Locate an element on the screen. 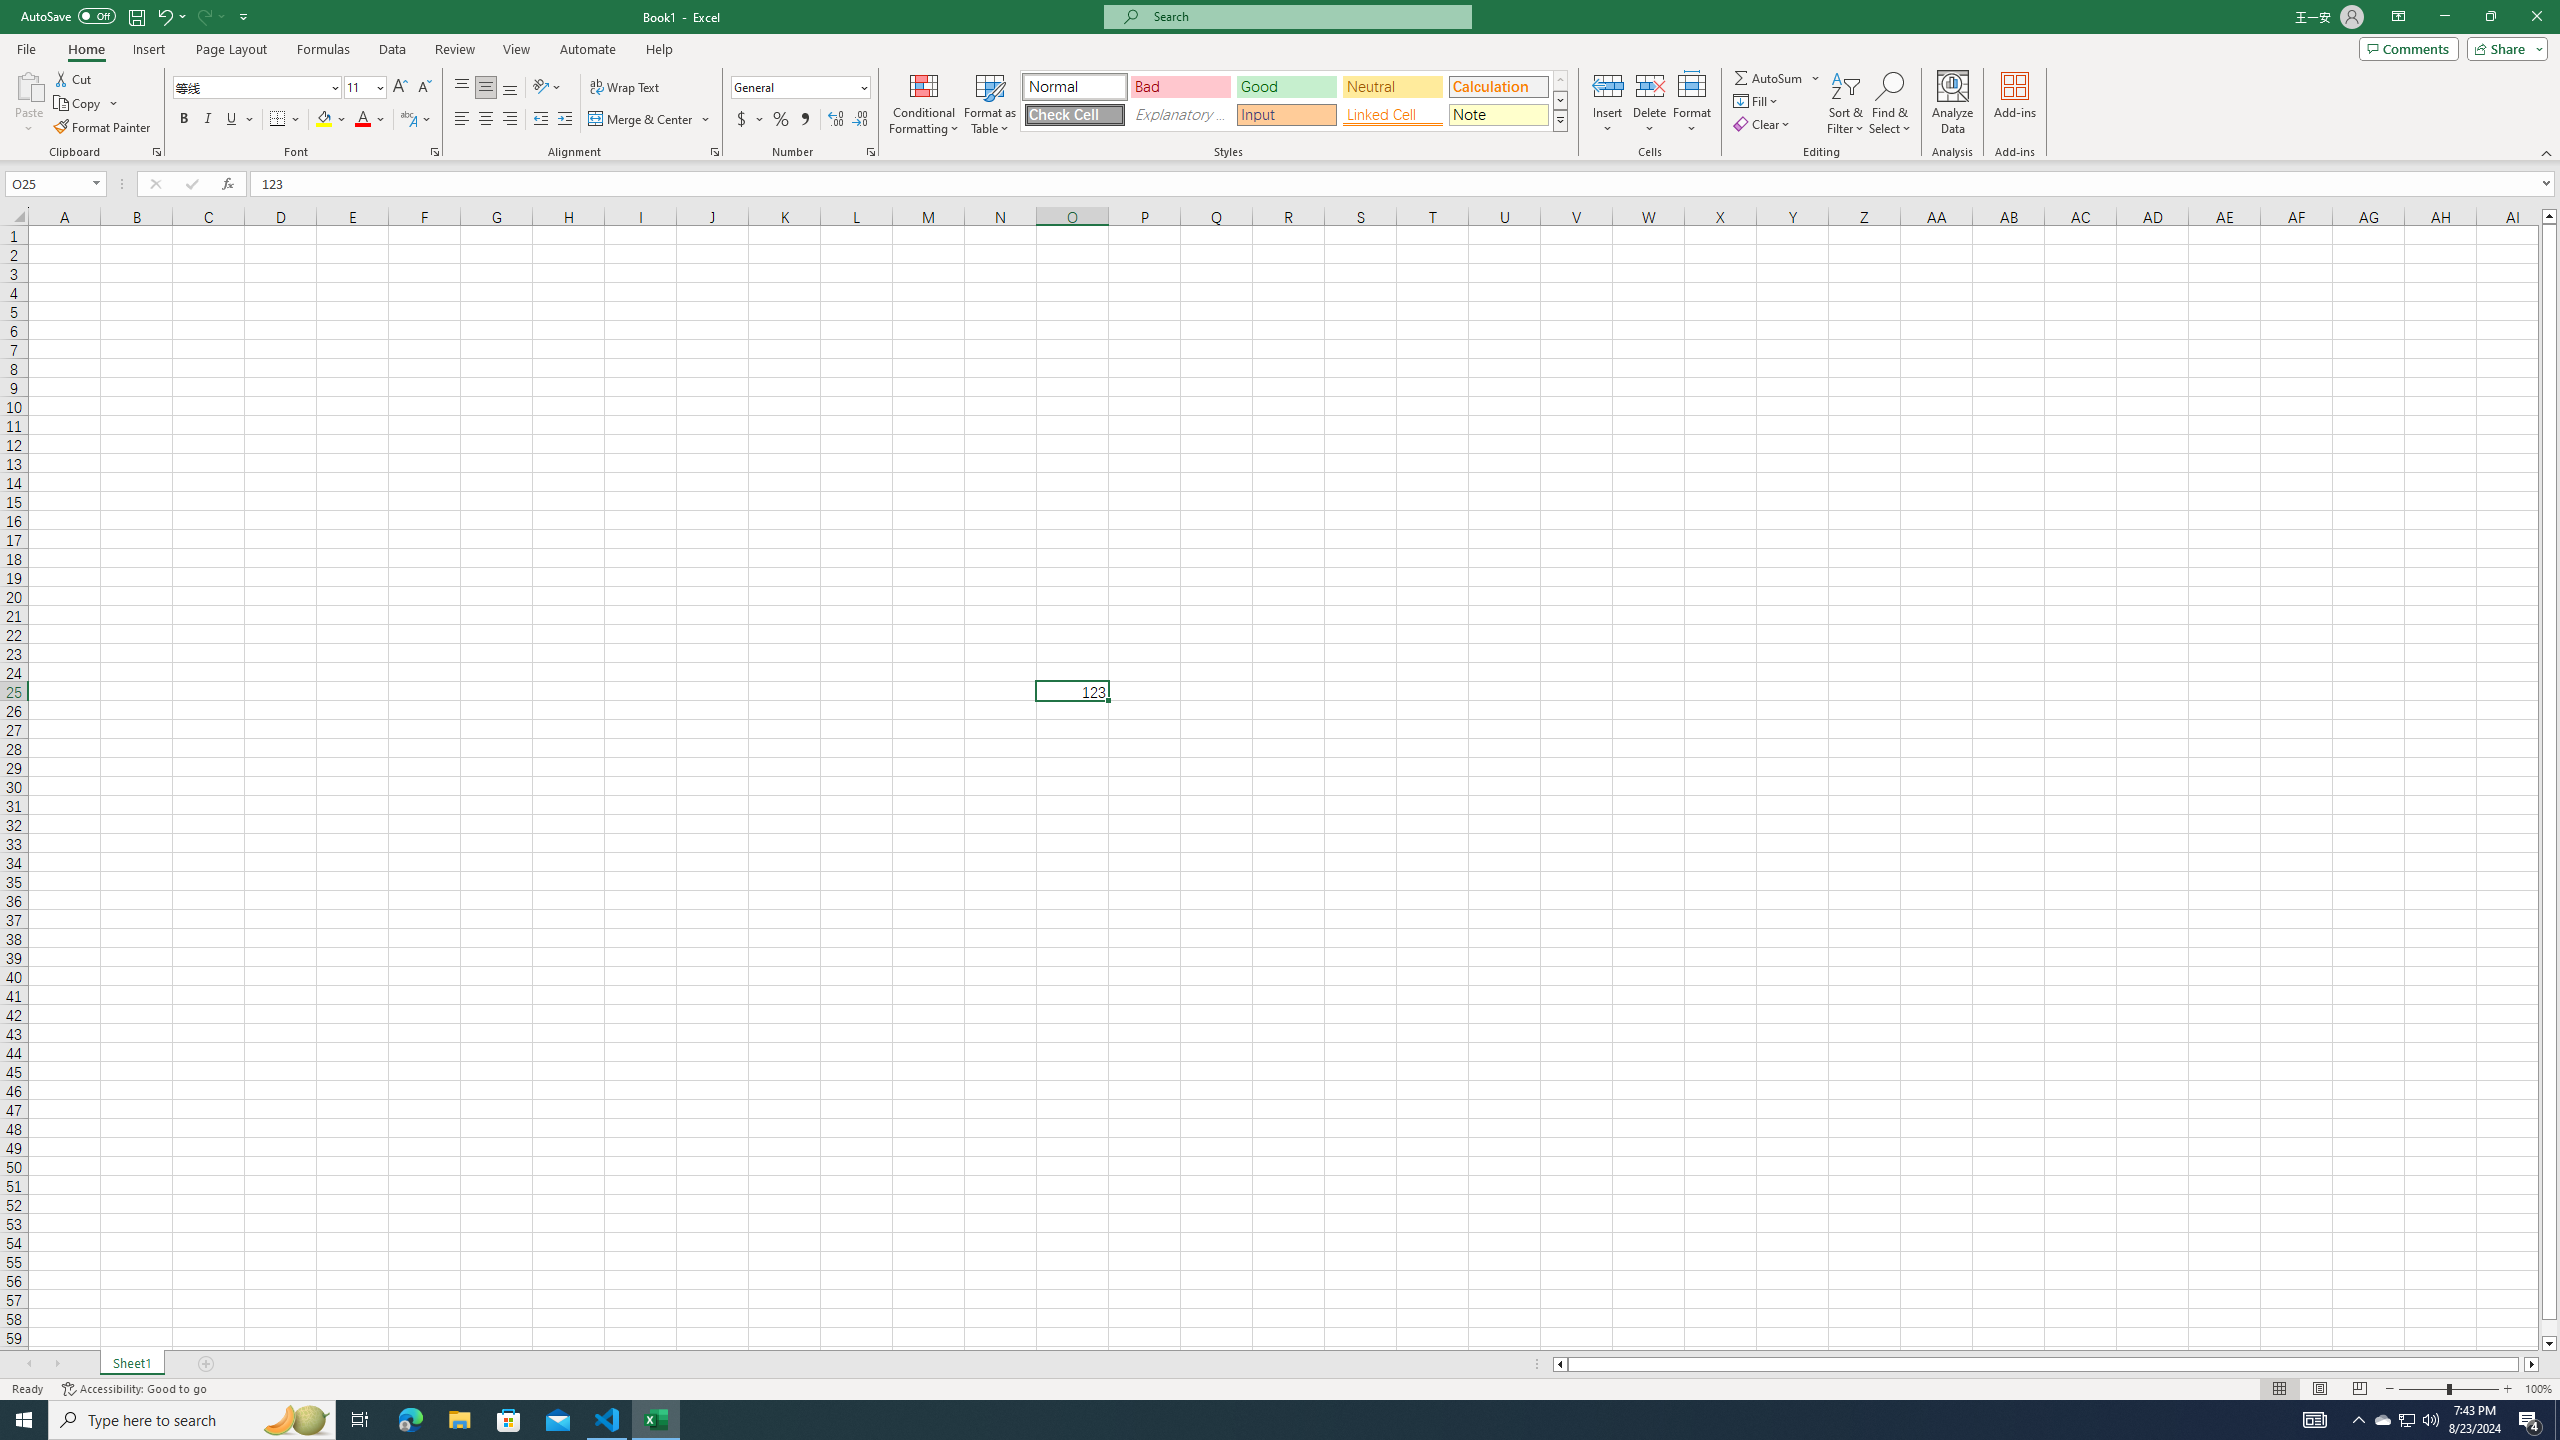 The width and height of the screenshot is (2560, 1440). 'Insert' is located at coordinates (1606, 103).